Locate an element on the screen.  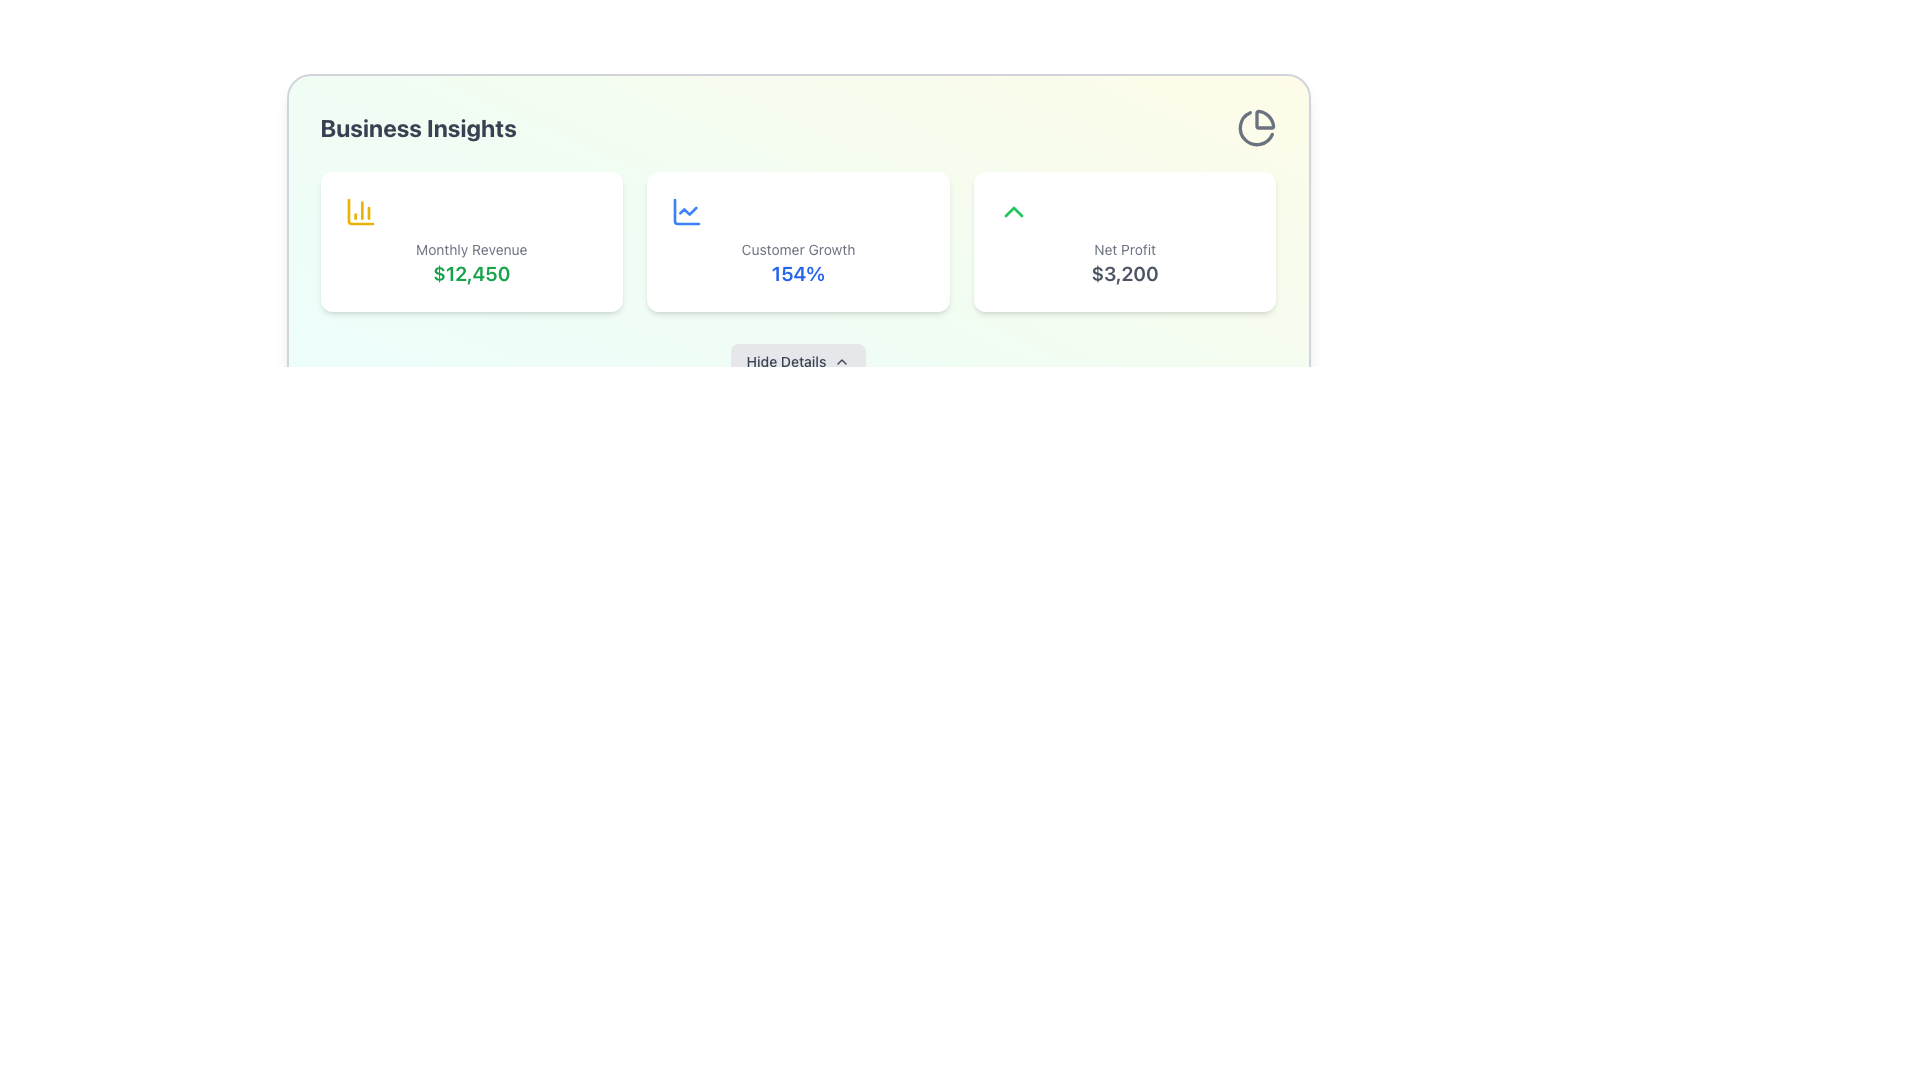
the Information Card that displays the percentage growth in customers, which is the second card in a horizontal group of three cards on the dashboard is located at coordinates (797, 241).